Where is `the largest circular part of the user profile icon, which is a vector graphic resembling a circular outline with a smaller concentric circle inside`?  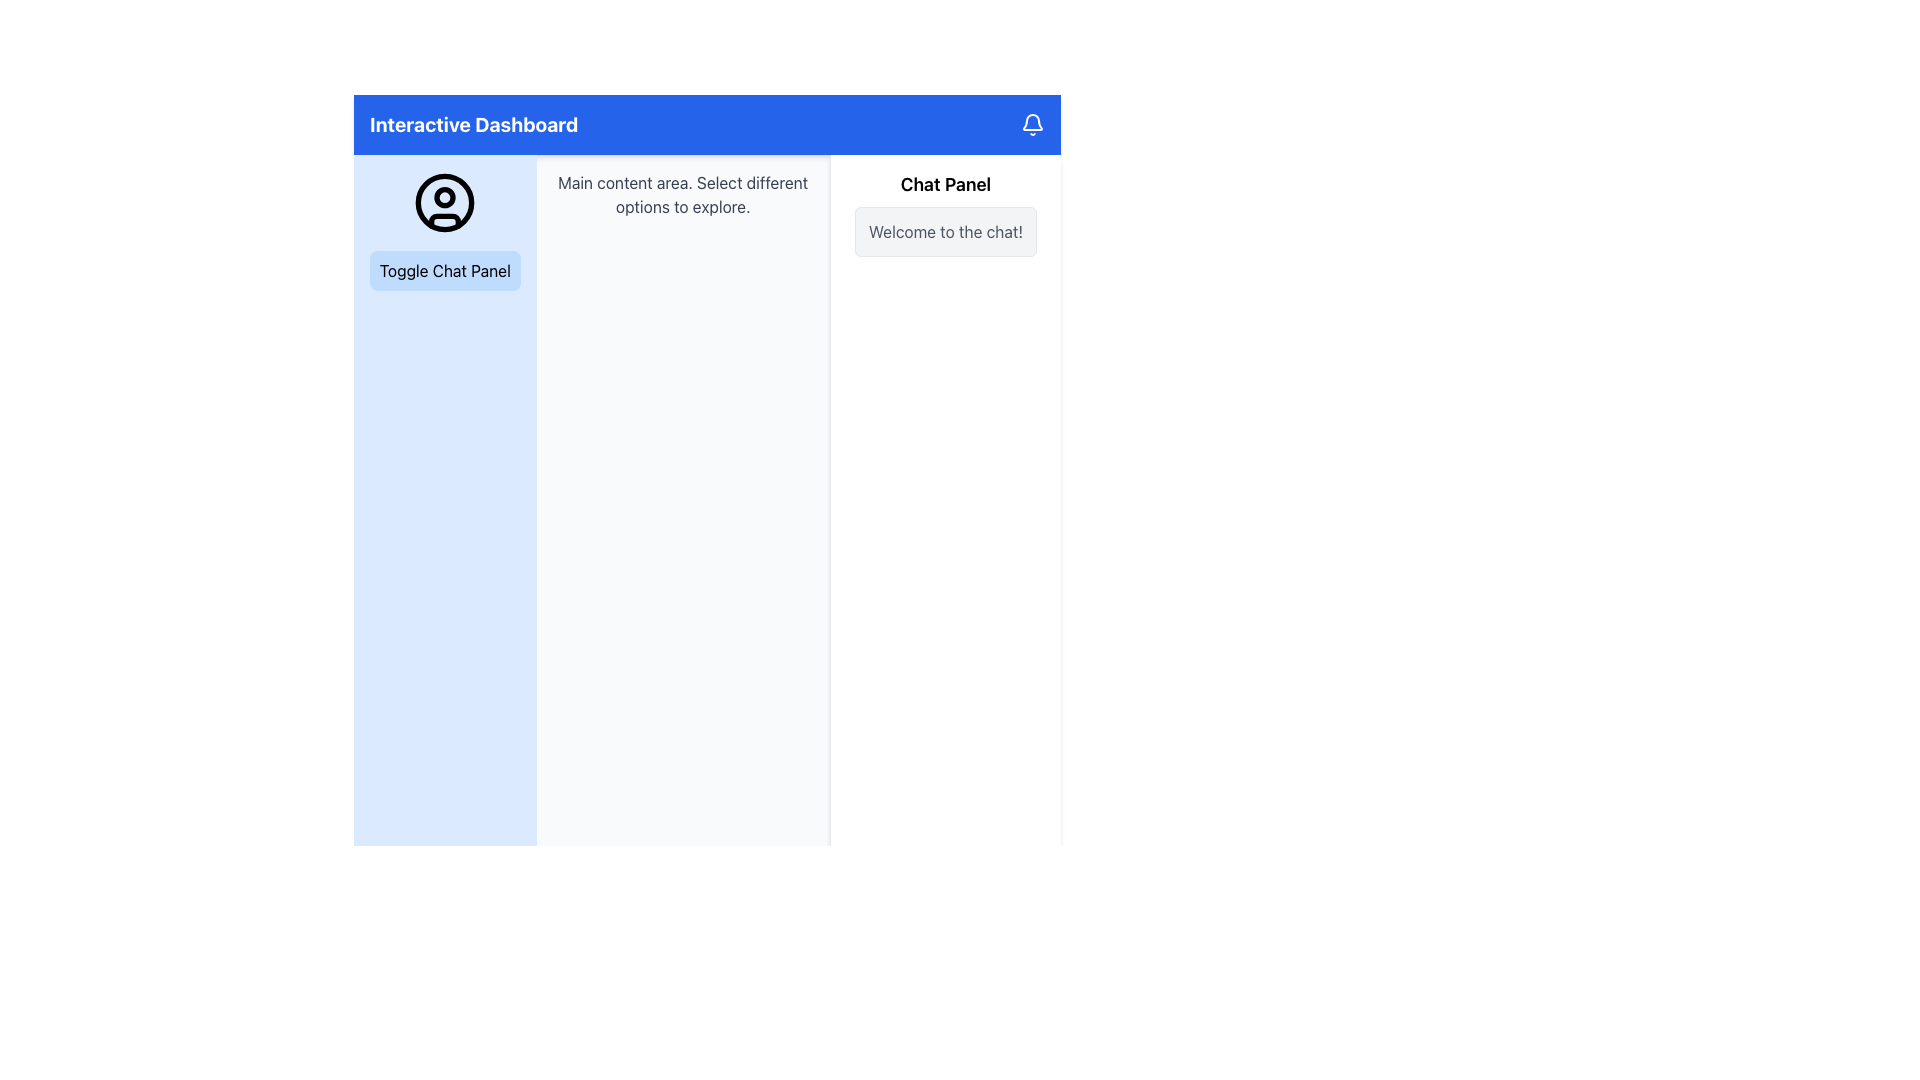
the largest circular part of the user profile icon, which is a vector graphic resembling a circular outline with a smaller concentric circle inside is located at coordinates (444, 203).